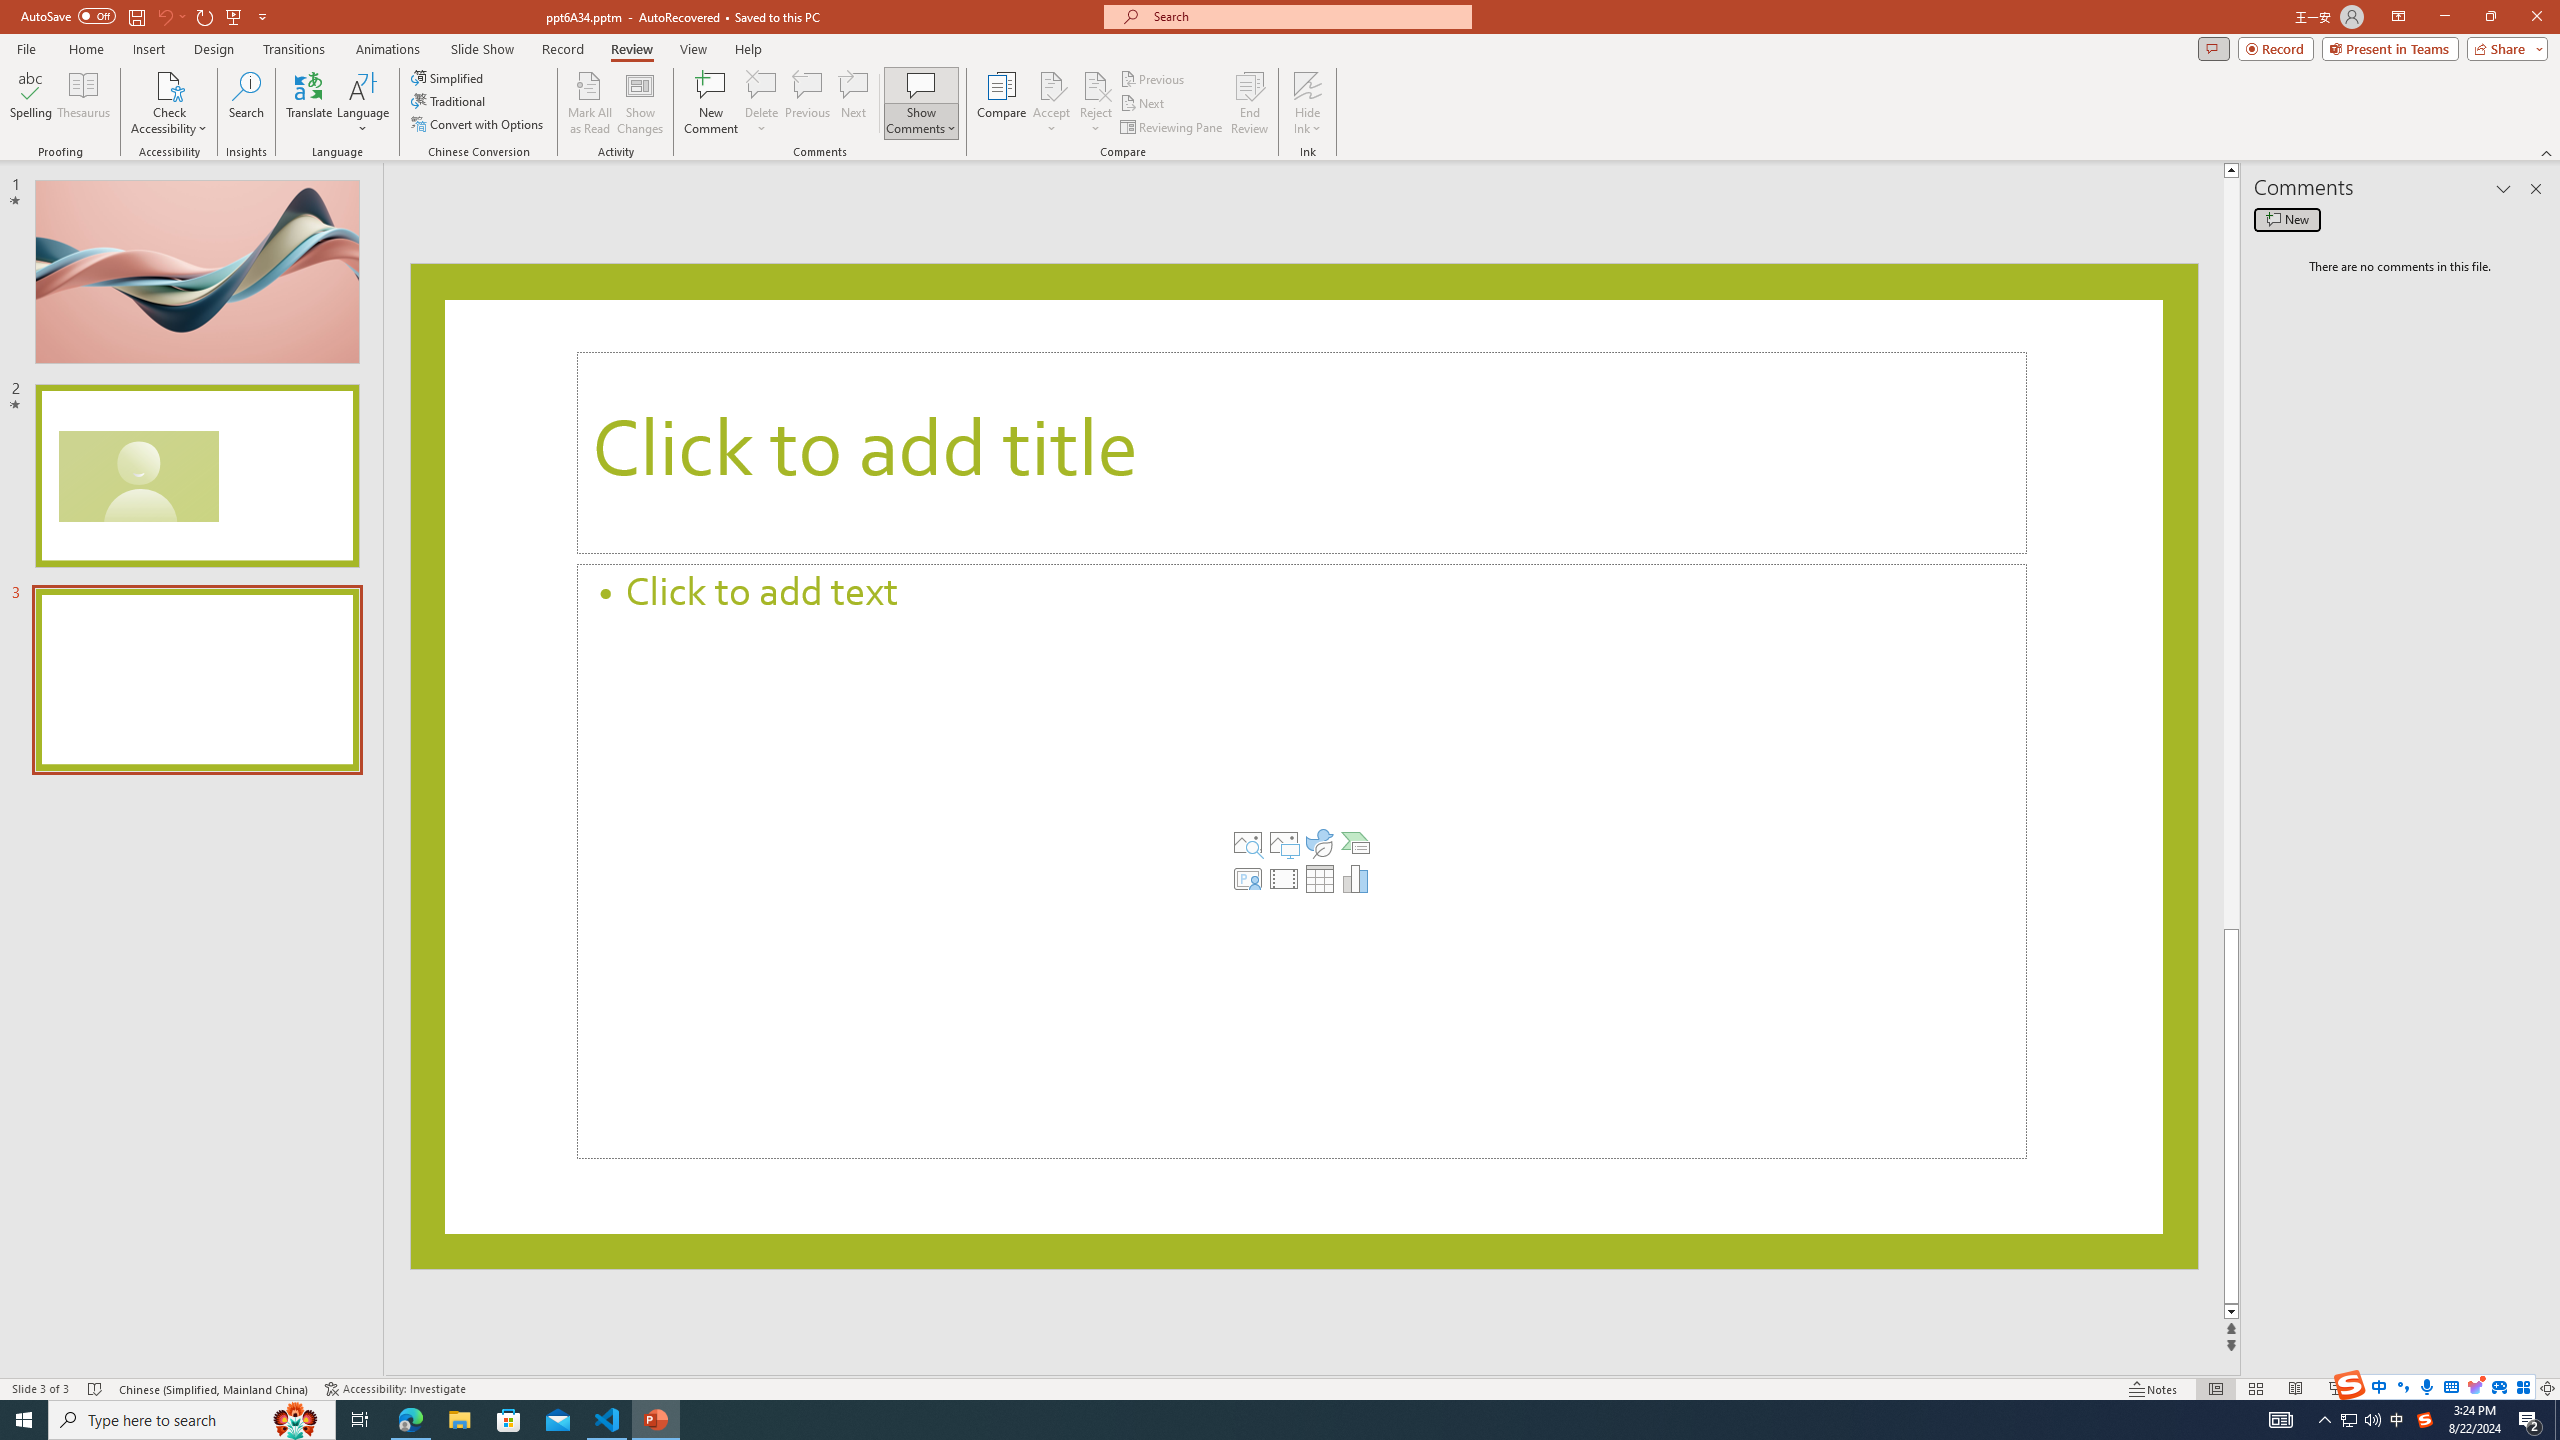  What do you see at coordinates (590, 103) in the screenshot?
I see `'Mark All as Read'` at bounding box center [590, 103].